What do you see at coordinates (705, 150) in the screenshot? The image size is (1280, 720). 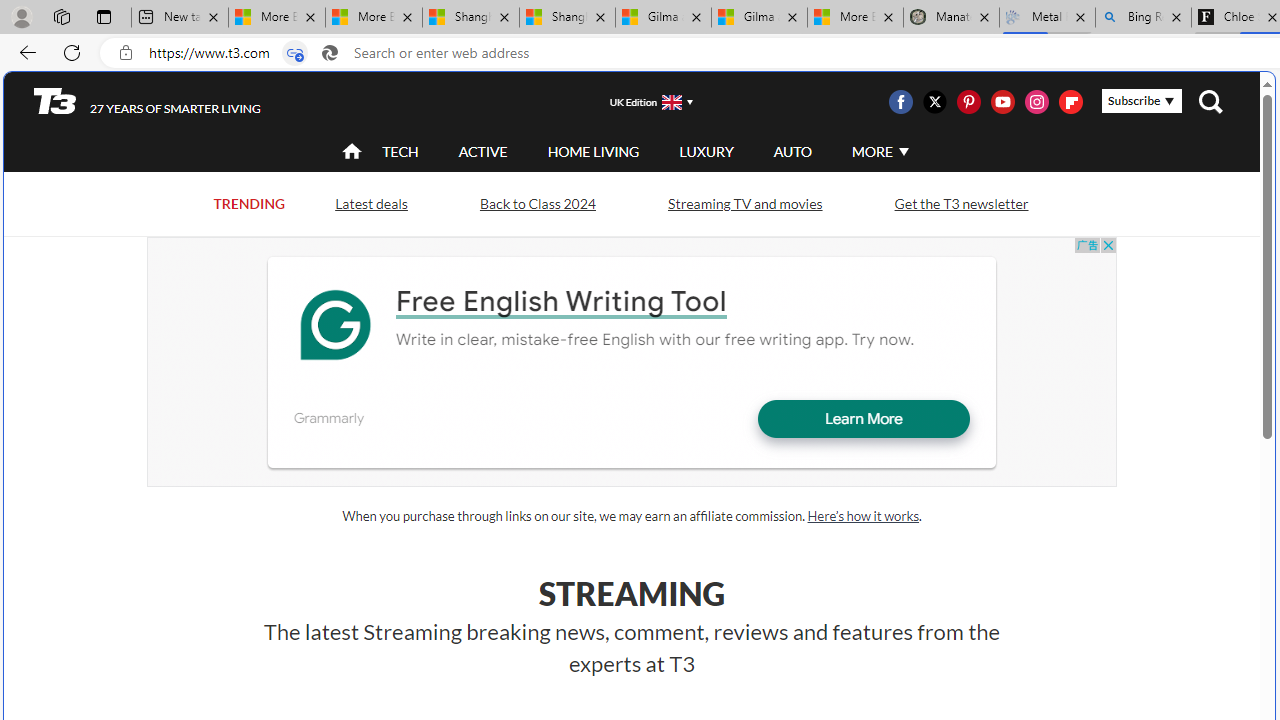 I see `'LUXURY'` at bounding box center [705, 150].